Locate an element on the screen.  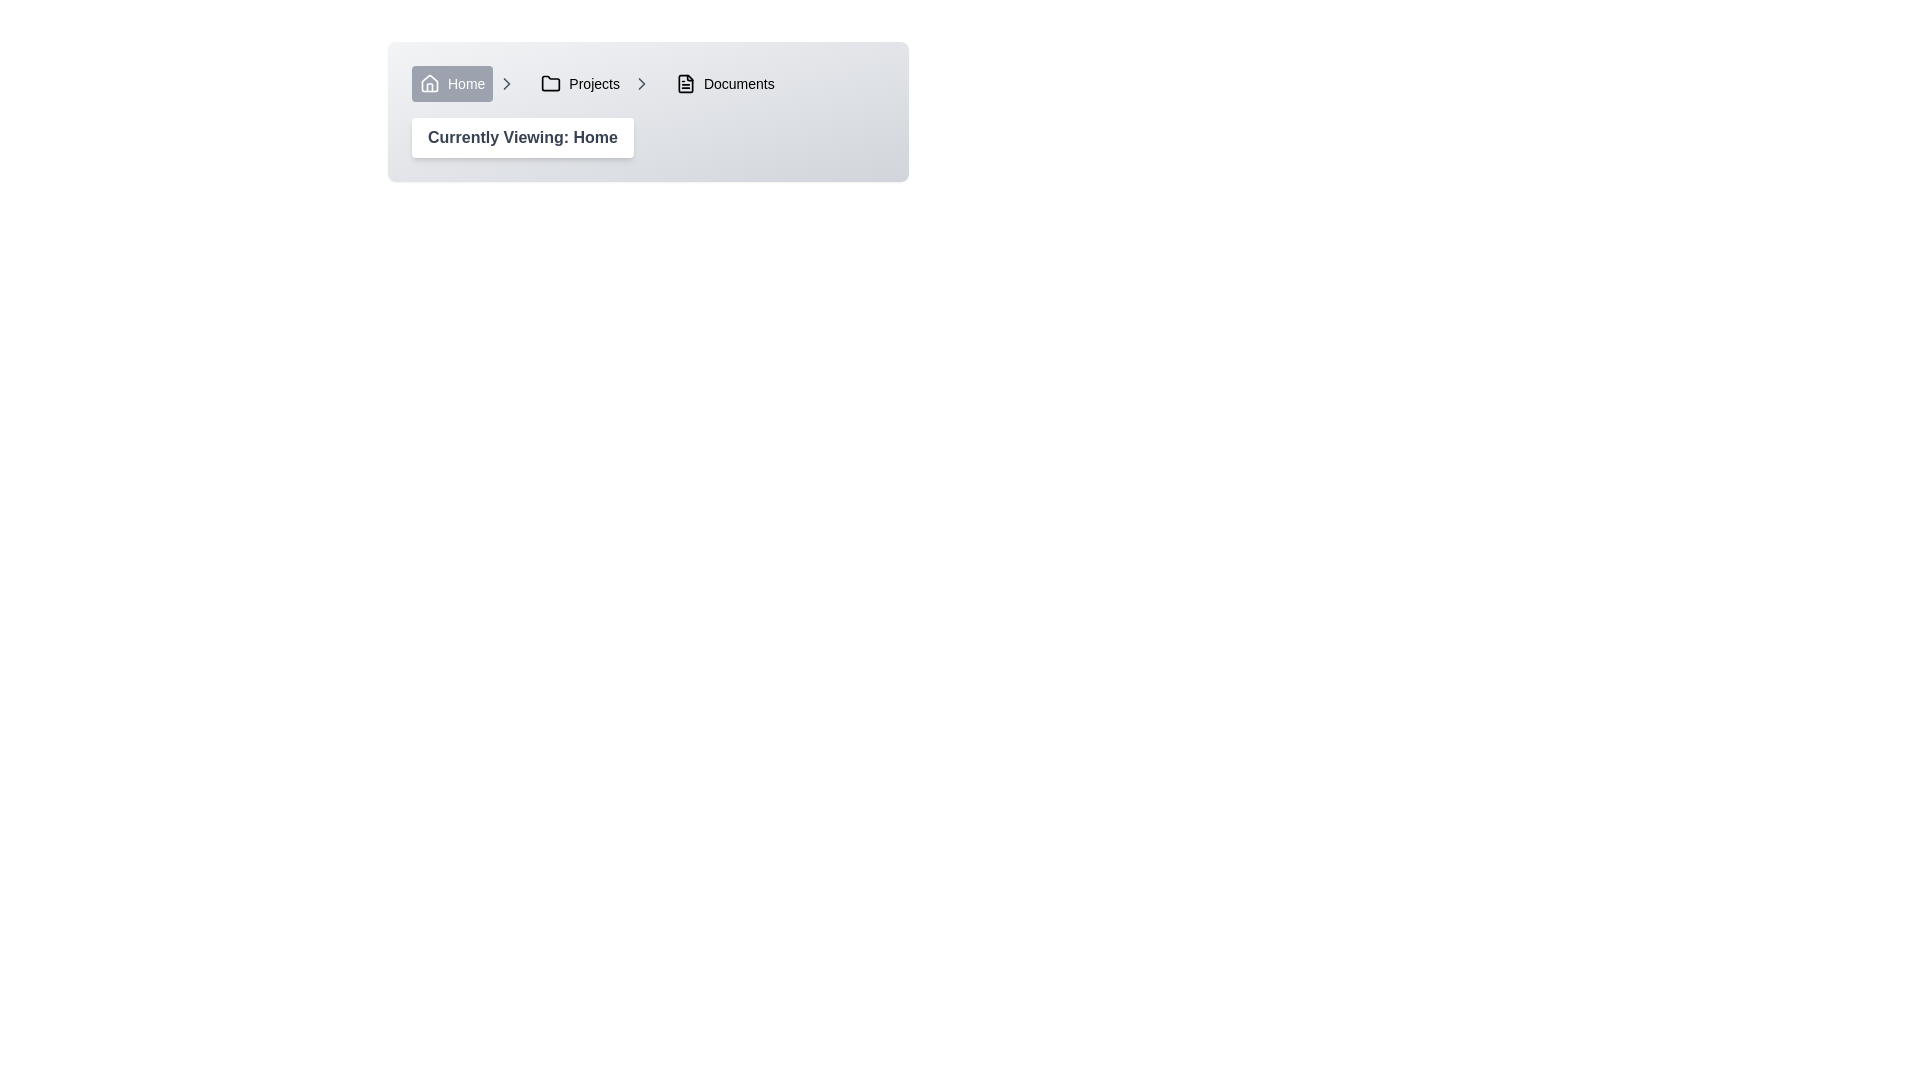
the folder icon representing the 'Projects' section in the navigation bar, located at the top-left corner of the interface is located at coordinates (551, 83).